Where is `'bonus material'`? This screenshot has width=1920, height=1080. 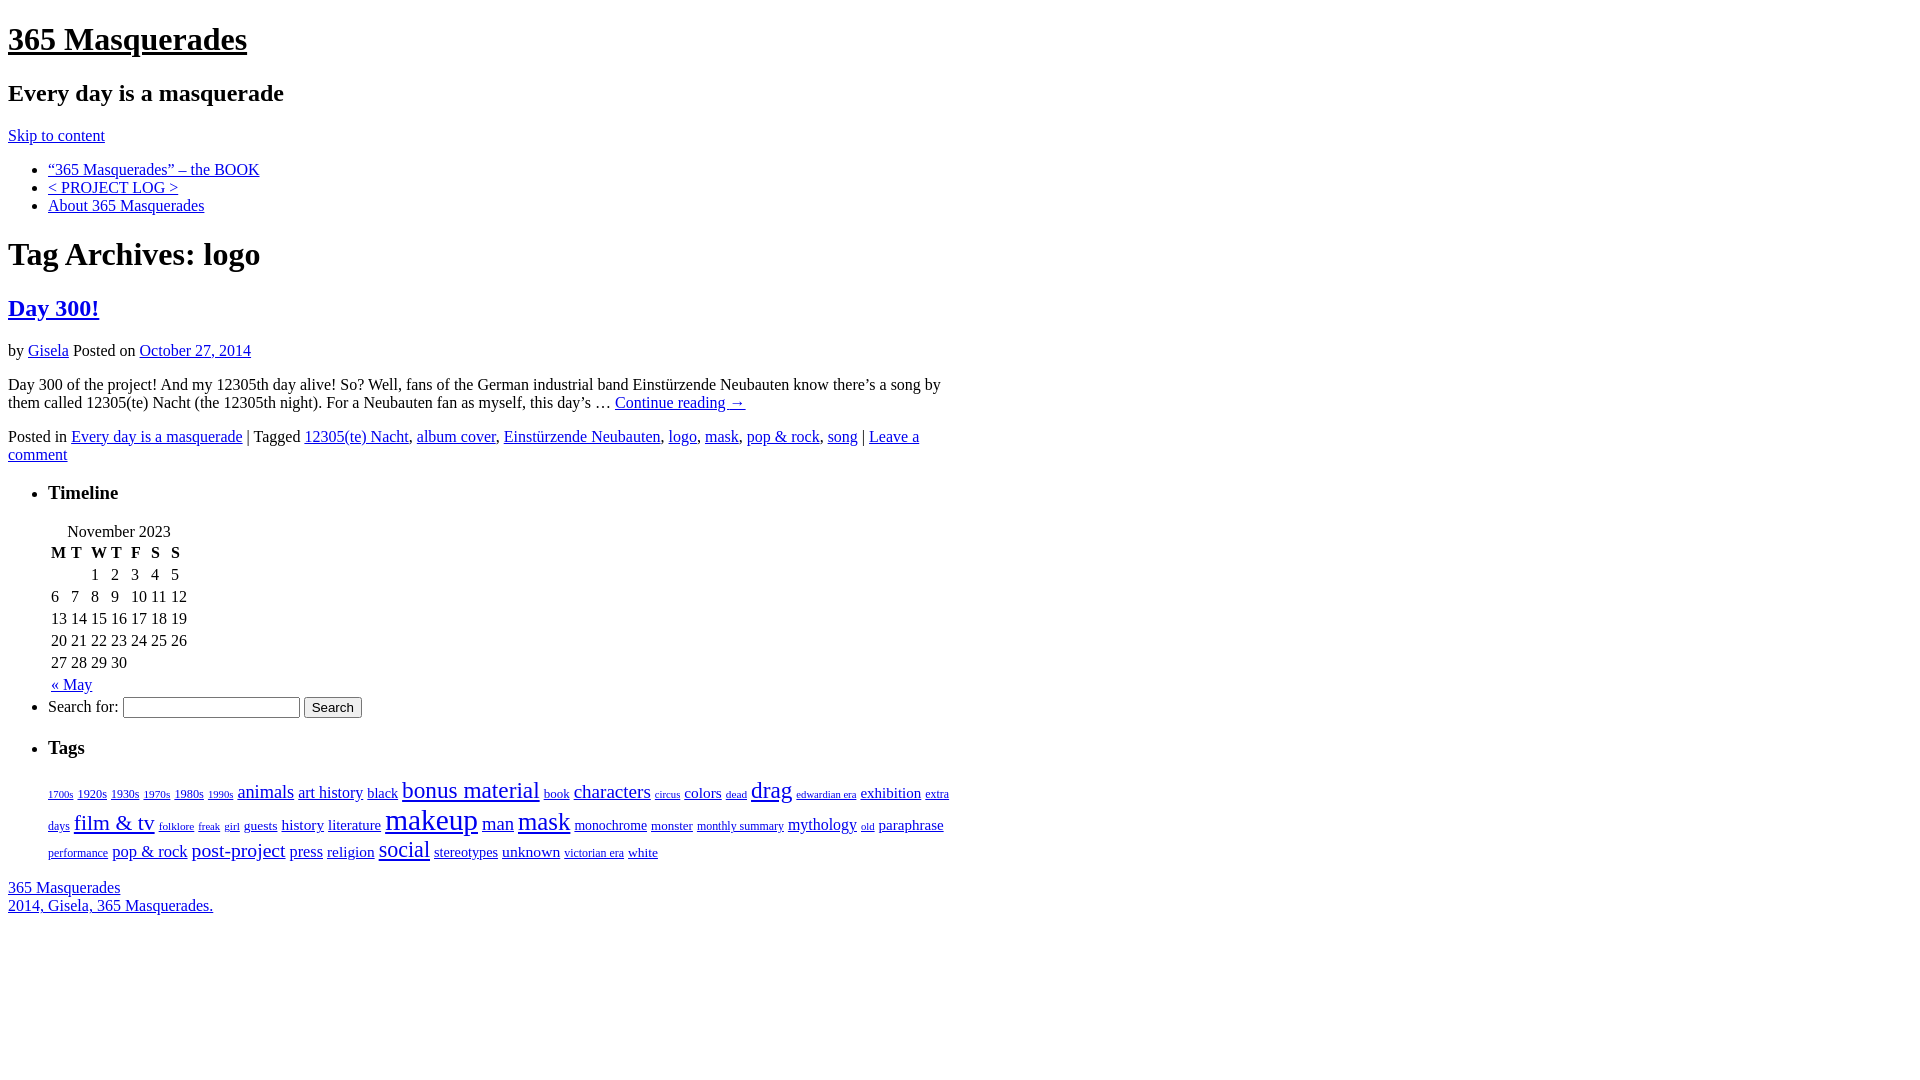 'bonus material' is located at coordinates (401, 789).